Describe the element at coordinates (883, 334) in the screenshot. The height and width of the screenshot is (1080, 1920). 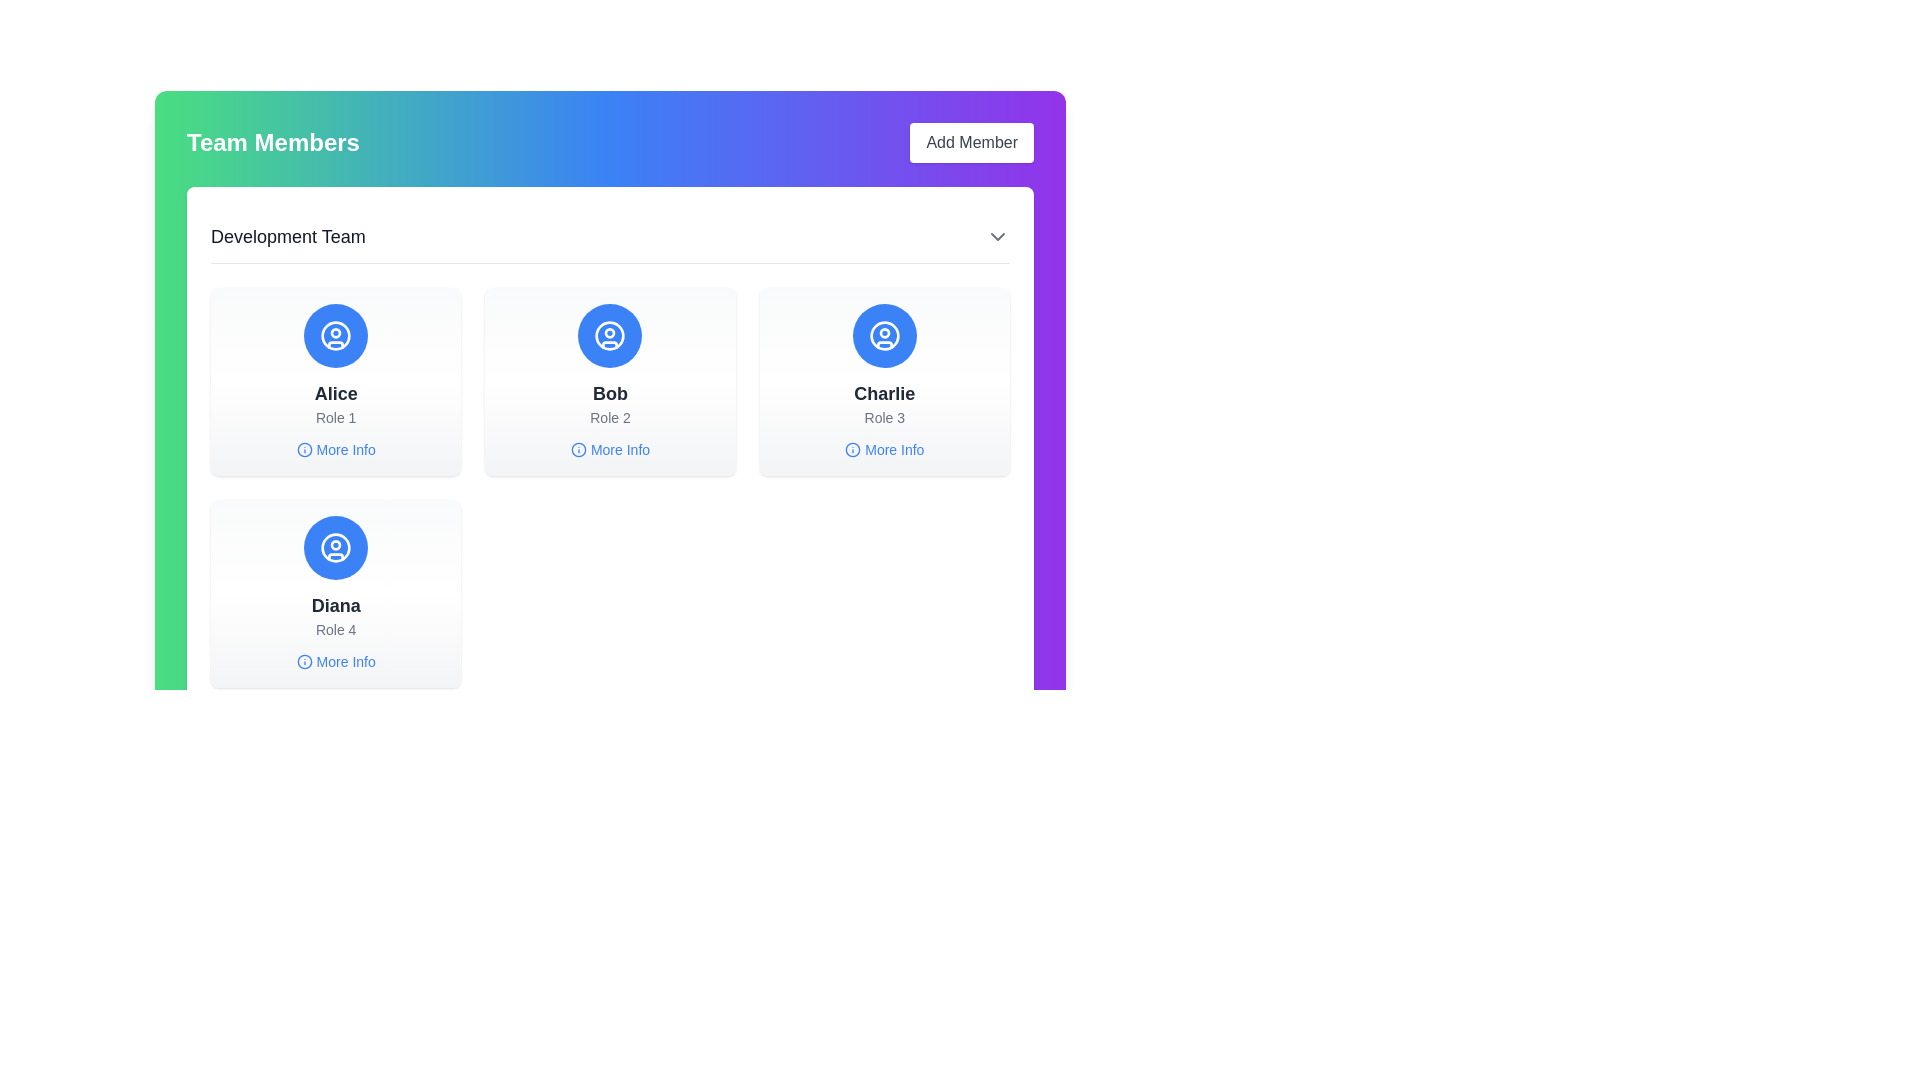
I see `the profile icon located at the top-center of the third card ('Charlie') in the second row under the 'Development Team' section` at that location.